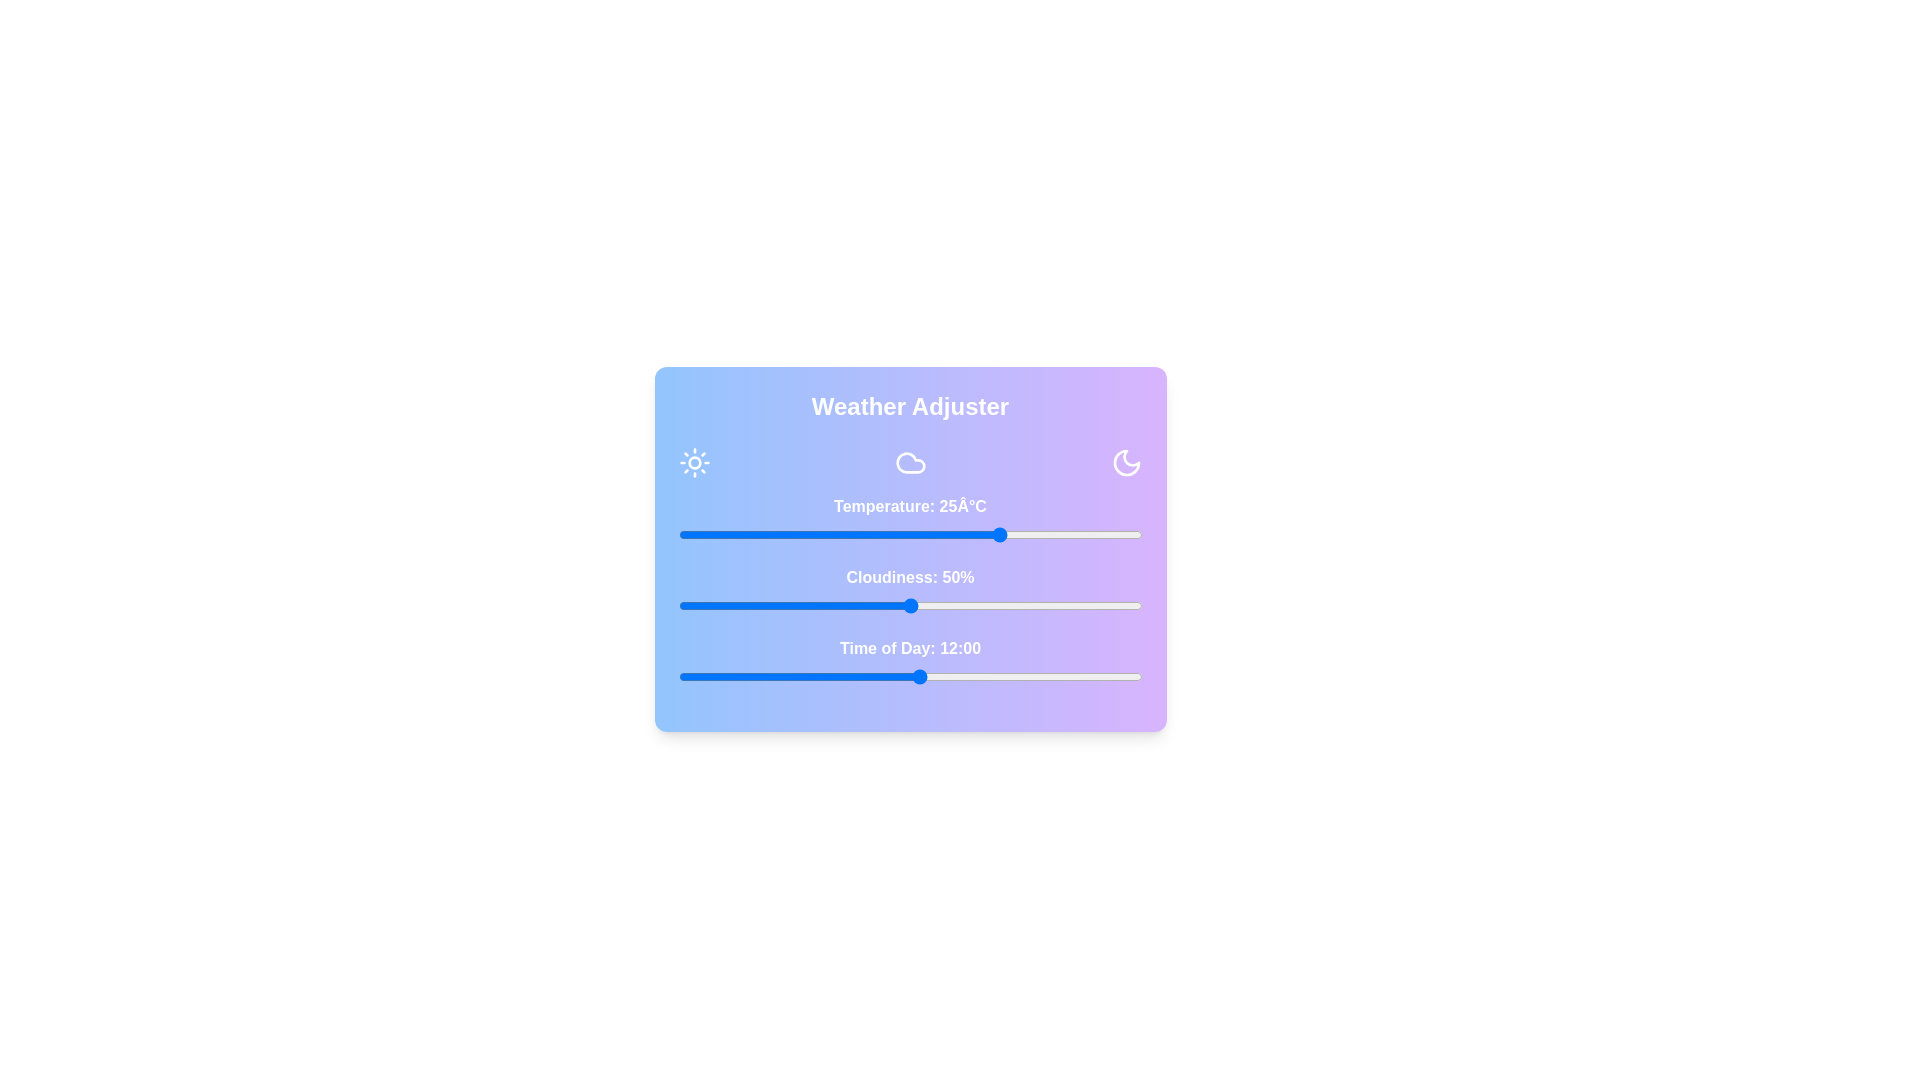 Image resolution: width=1920 pixels, height=1080 pixels. Describe the element at coordinates (738, 676) in the screenshot. I see `the time of day` at that location.